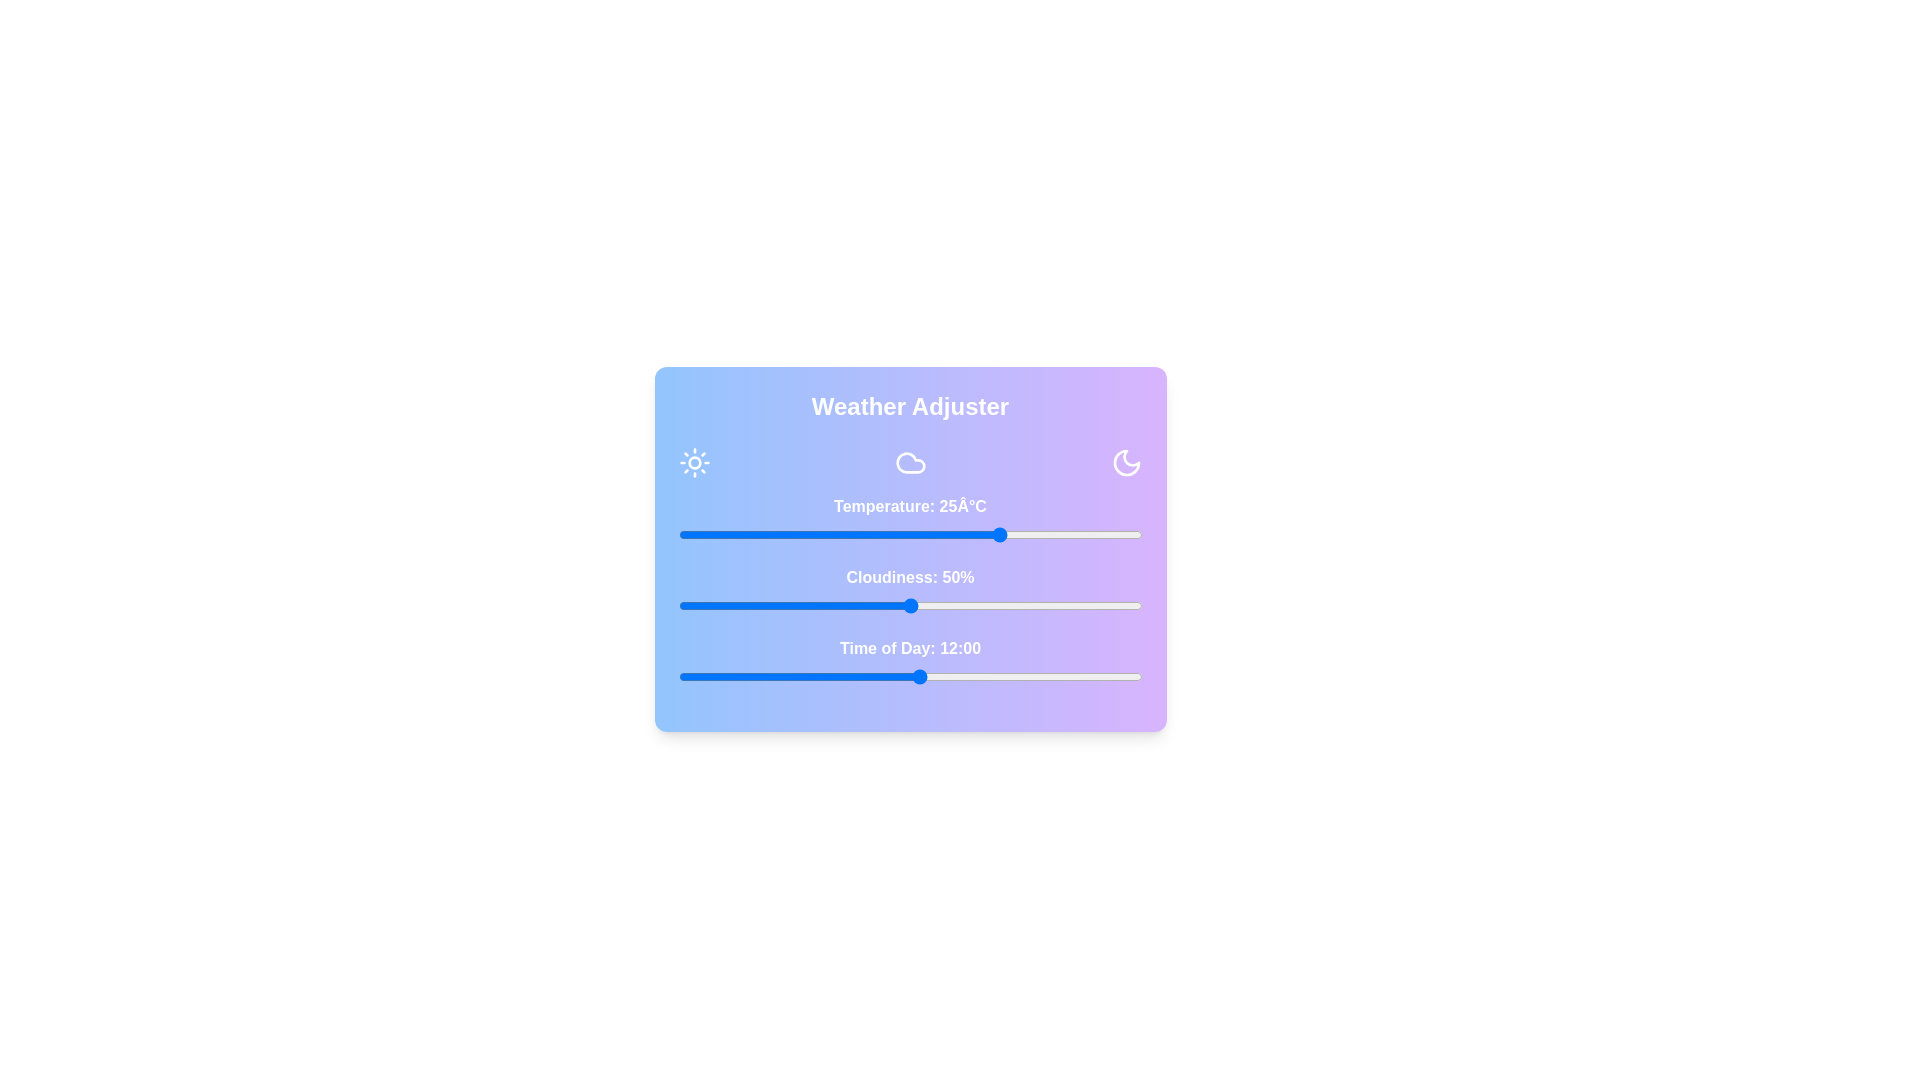 Image resolution: width=1920 pixels, height=1080 pixels. Describe the element at coordinates (738, 676) in the screenshot. I see `the time of day` at that location.